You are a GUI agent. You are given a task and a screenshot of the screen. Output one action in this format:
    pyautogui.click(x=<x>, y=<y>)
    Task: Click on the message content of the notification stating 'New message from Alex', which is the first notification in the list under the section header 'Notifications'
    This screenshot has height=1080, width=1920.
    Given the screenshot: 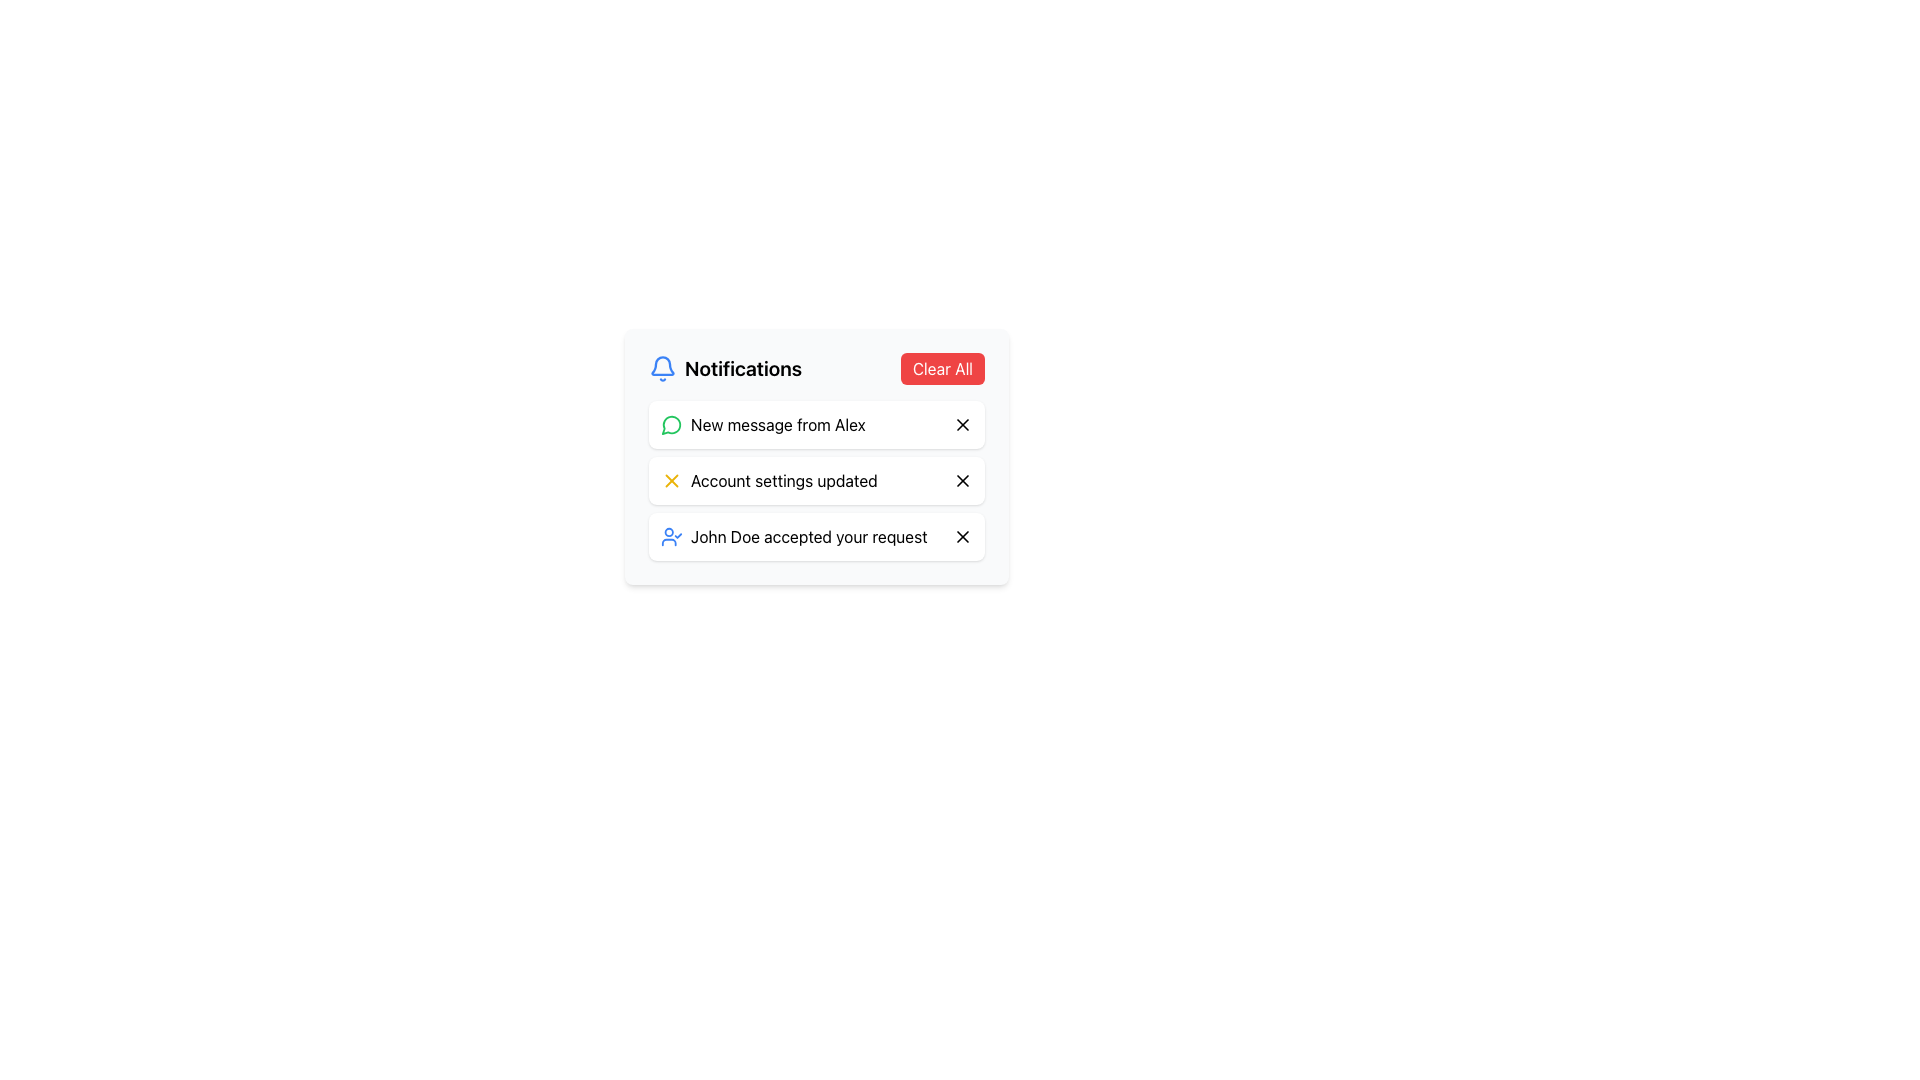 What is the action you would take?
    pyautogui.click(x=777, y=423)
    